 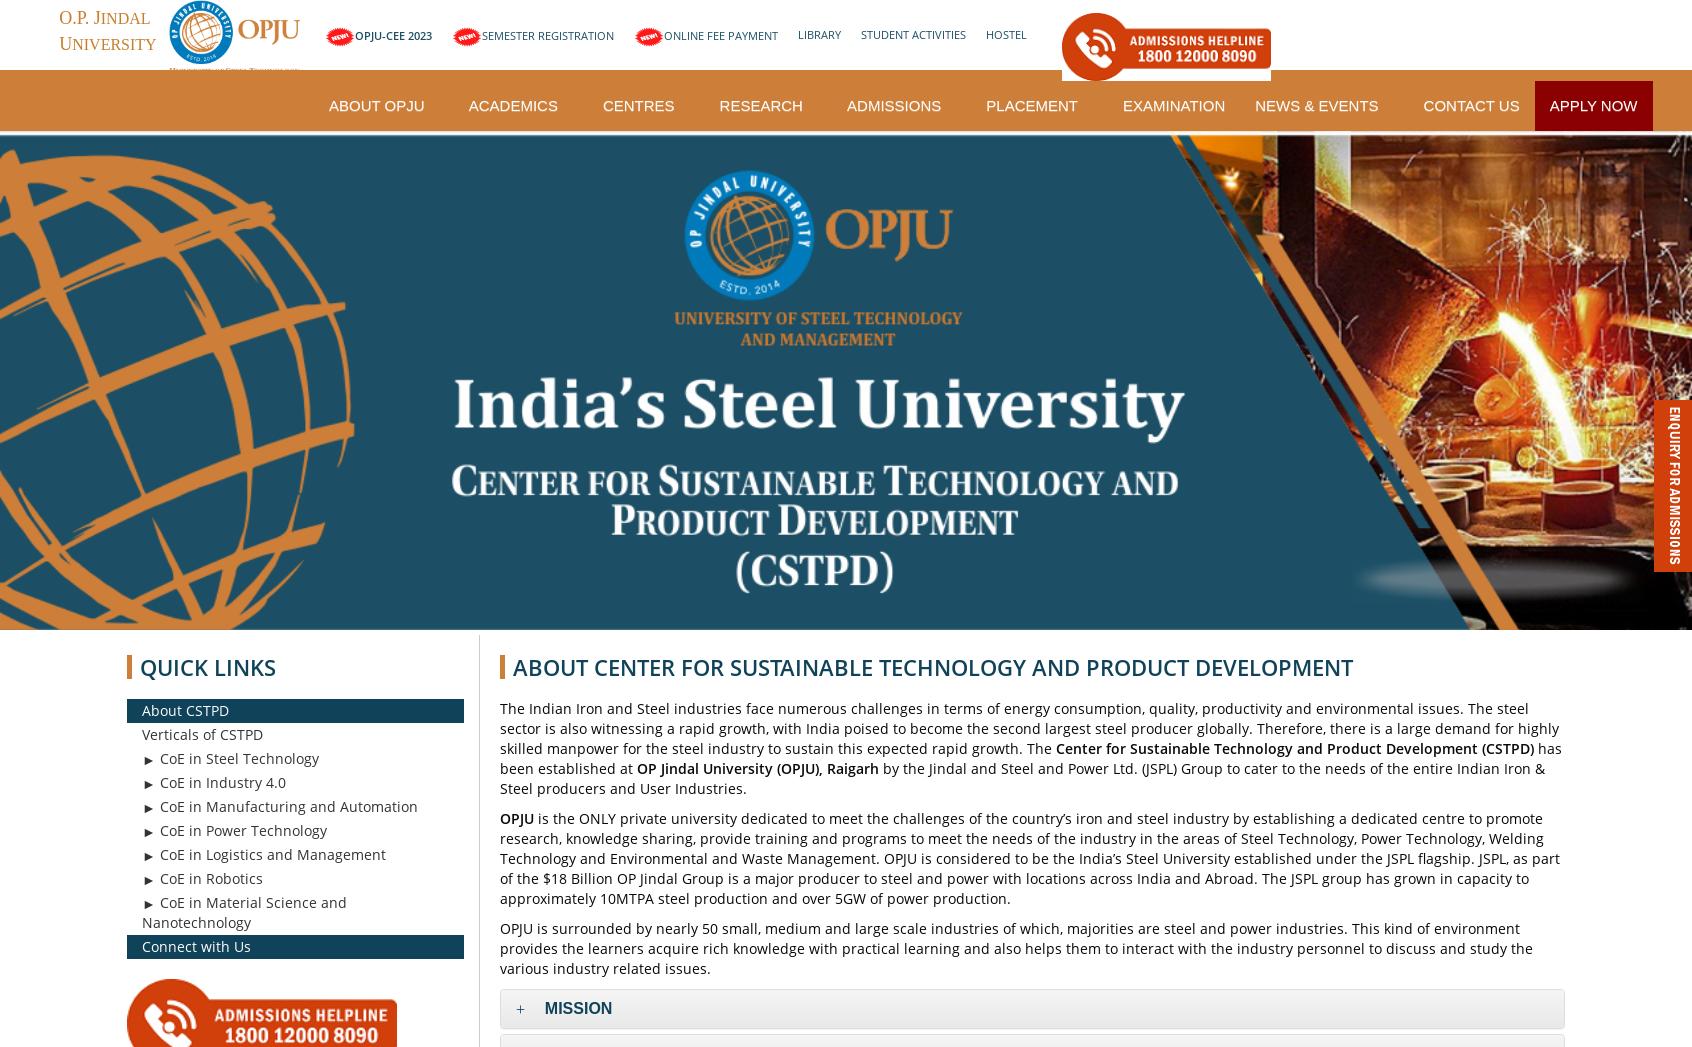 What do you see at coordinates (221, 781) in the screenshot?
I see `'CoE in Industry 4.0'` at bounding box center [221, 781].